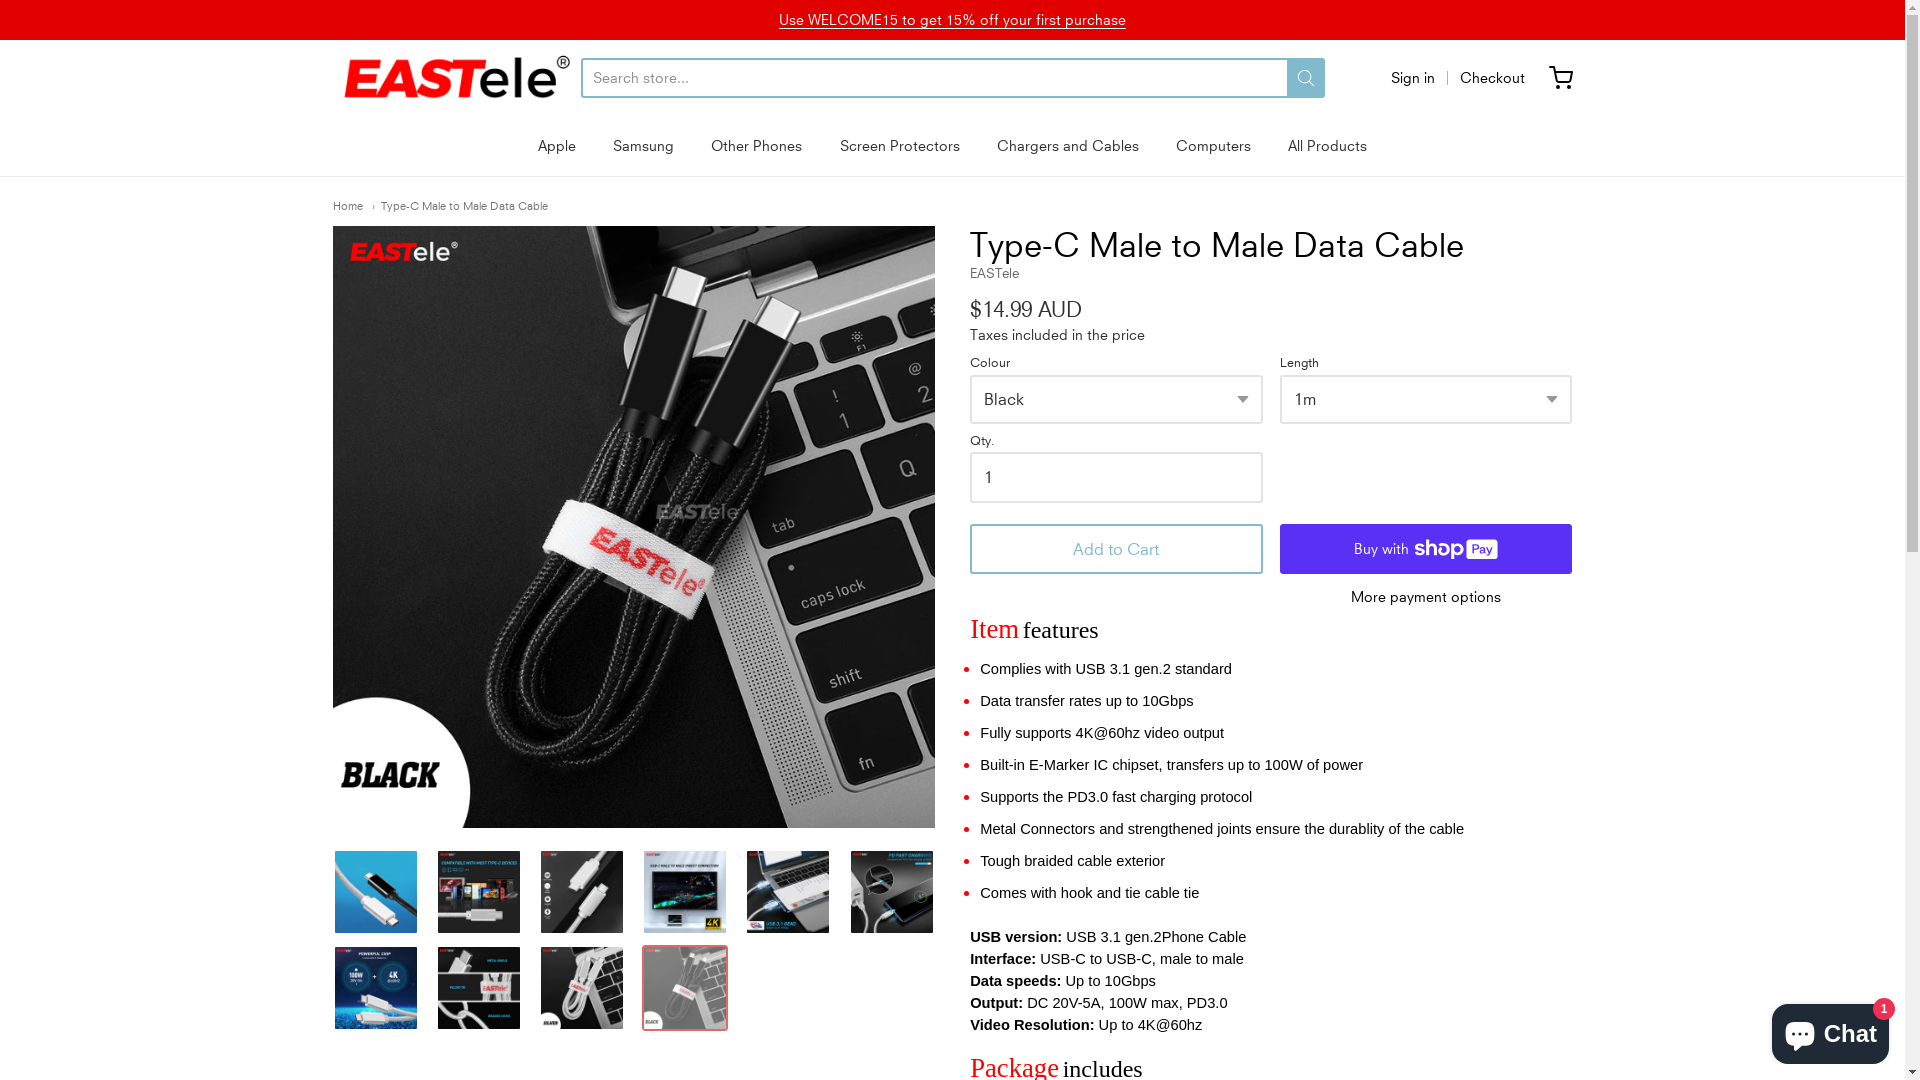 The width and height of the screenshot is (1920, 1080). What do you see at coordinates (580, 890) in the screenshot?
I see `'Type-C Male to Male Data Cable'` at bounding box center [580, 890].